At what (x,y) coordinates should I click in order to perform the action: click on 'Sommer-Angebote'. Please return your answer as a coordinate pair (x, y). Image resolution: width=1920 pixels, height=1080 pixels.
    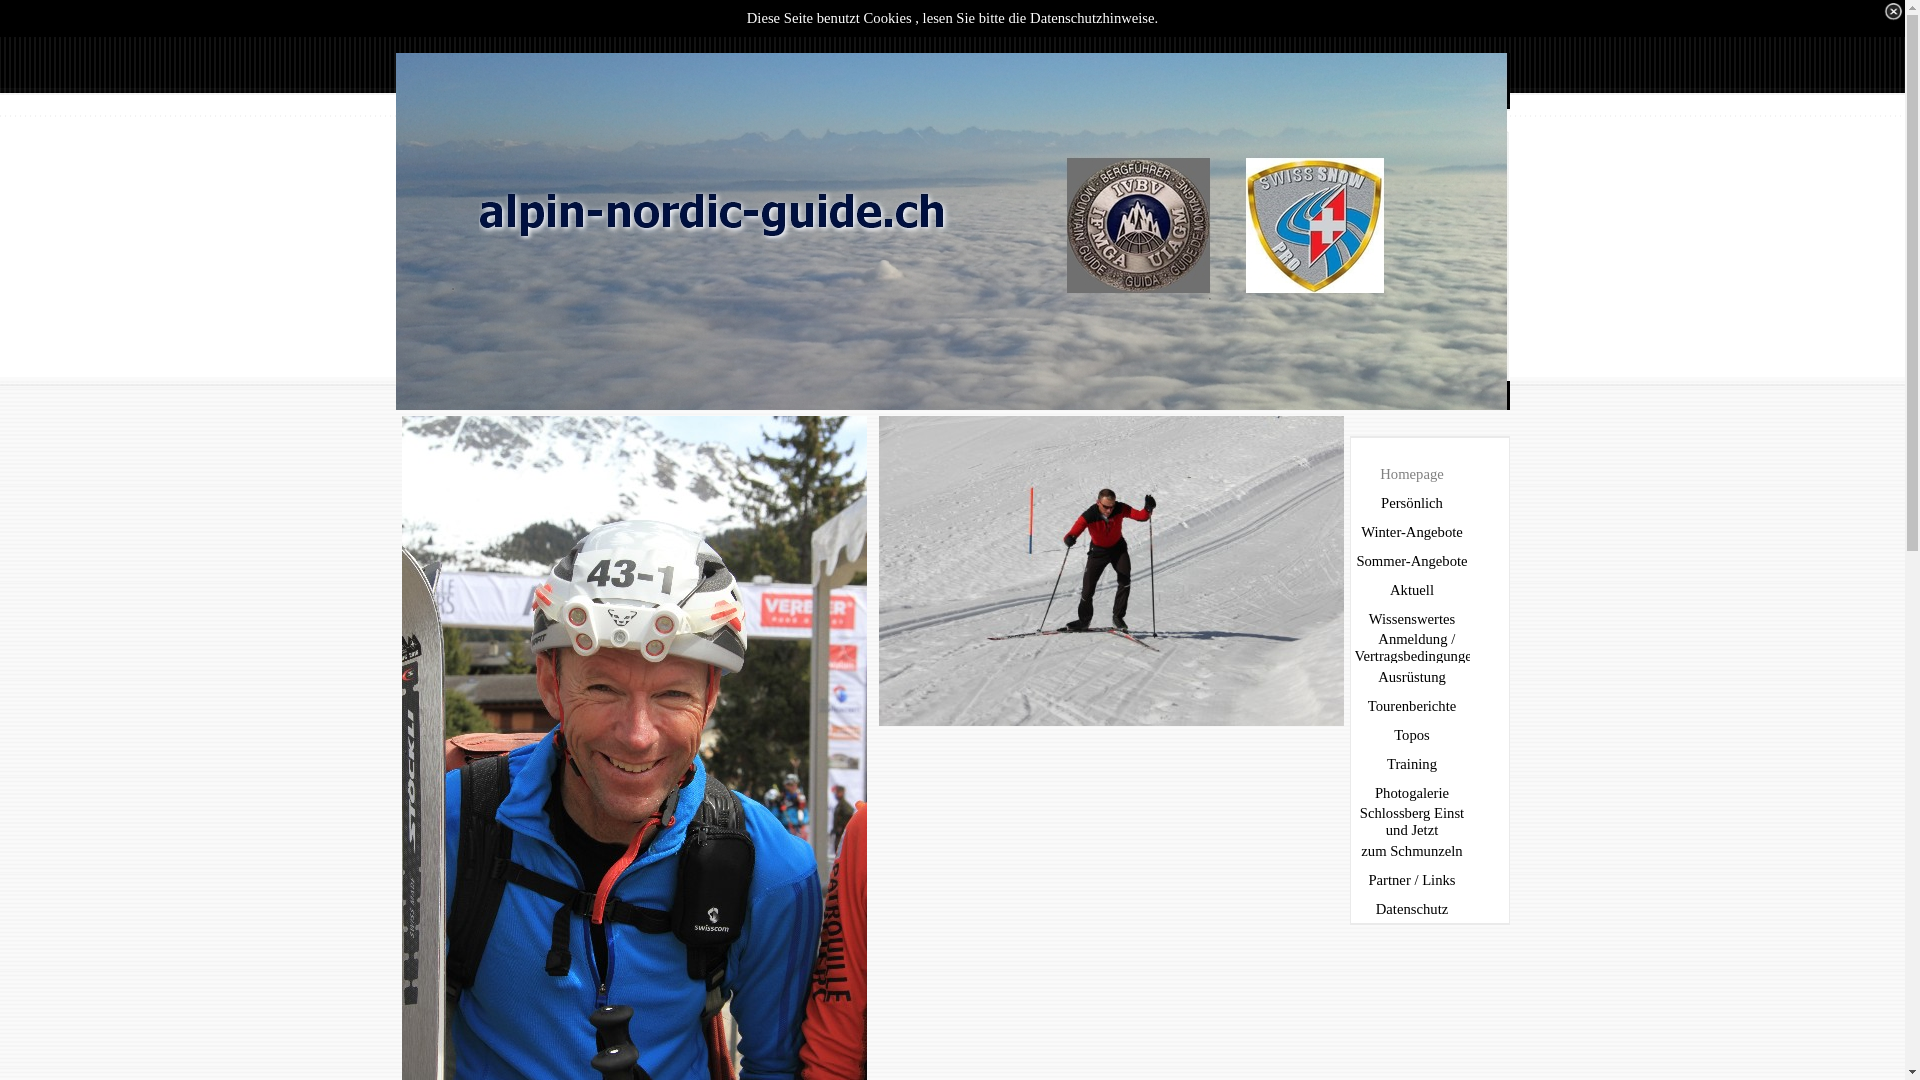
    Looking at the image, I should click on (1353, 561).